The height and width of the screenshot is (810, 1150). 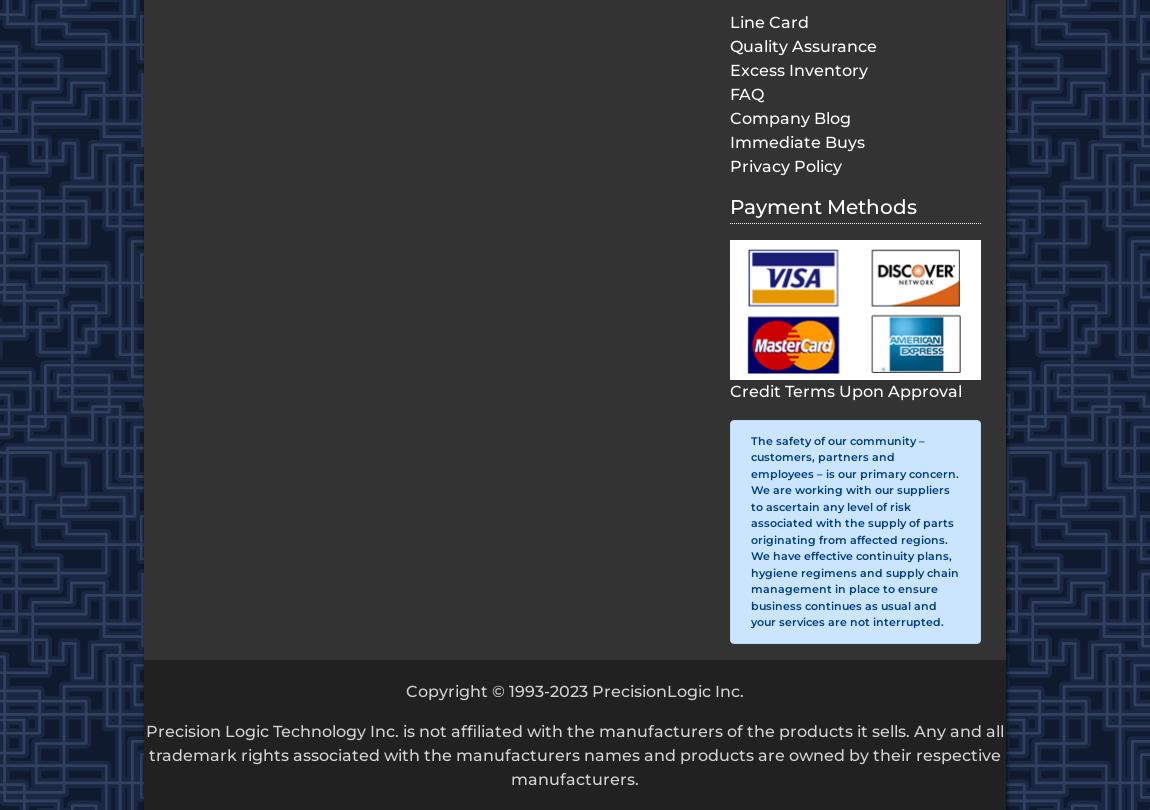 What do you see at coordinates (729, 142) in the screenshot?
I see `'Immediate Buys'` at bounding box center [729, 142].